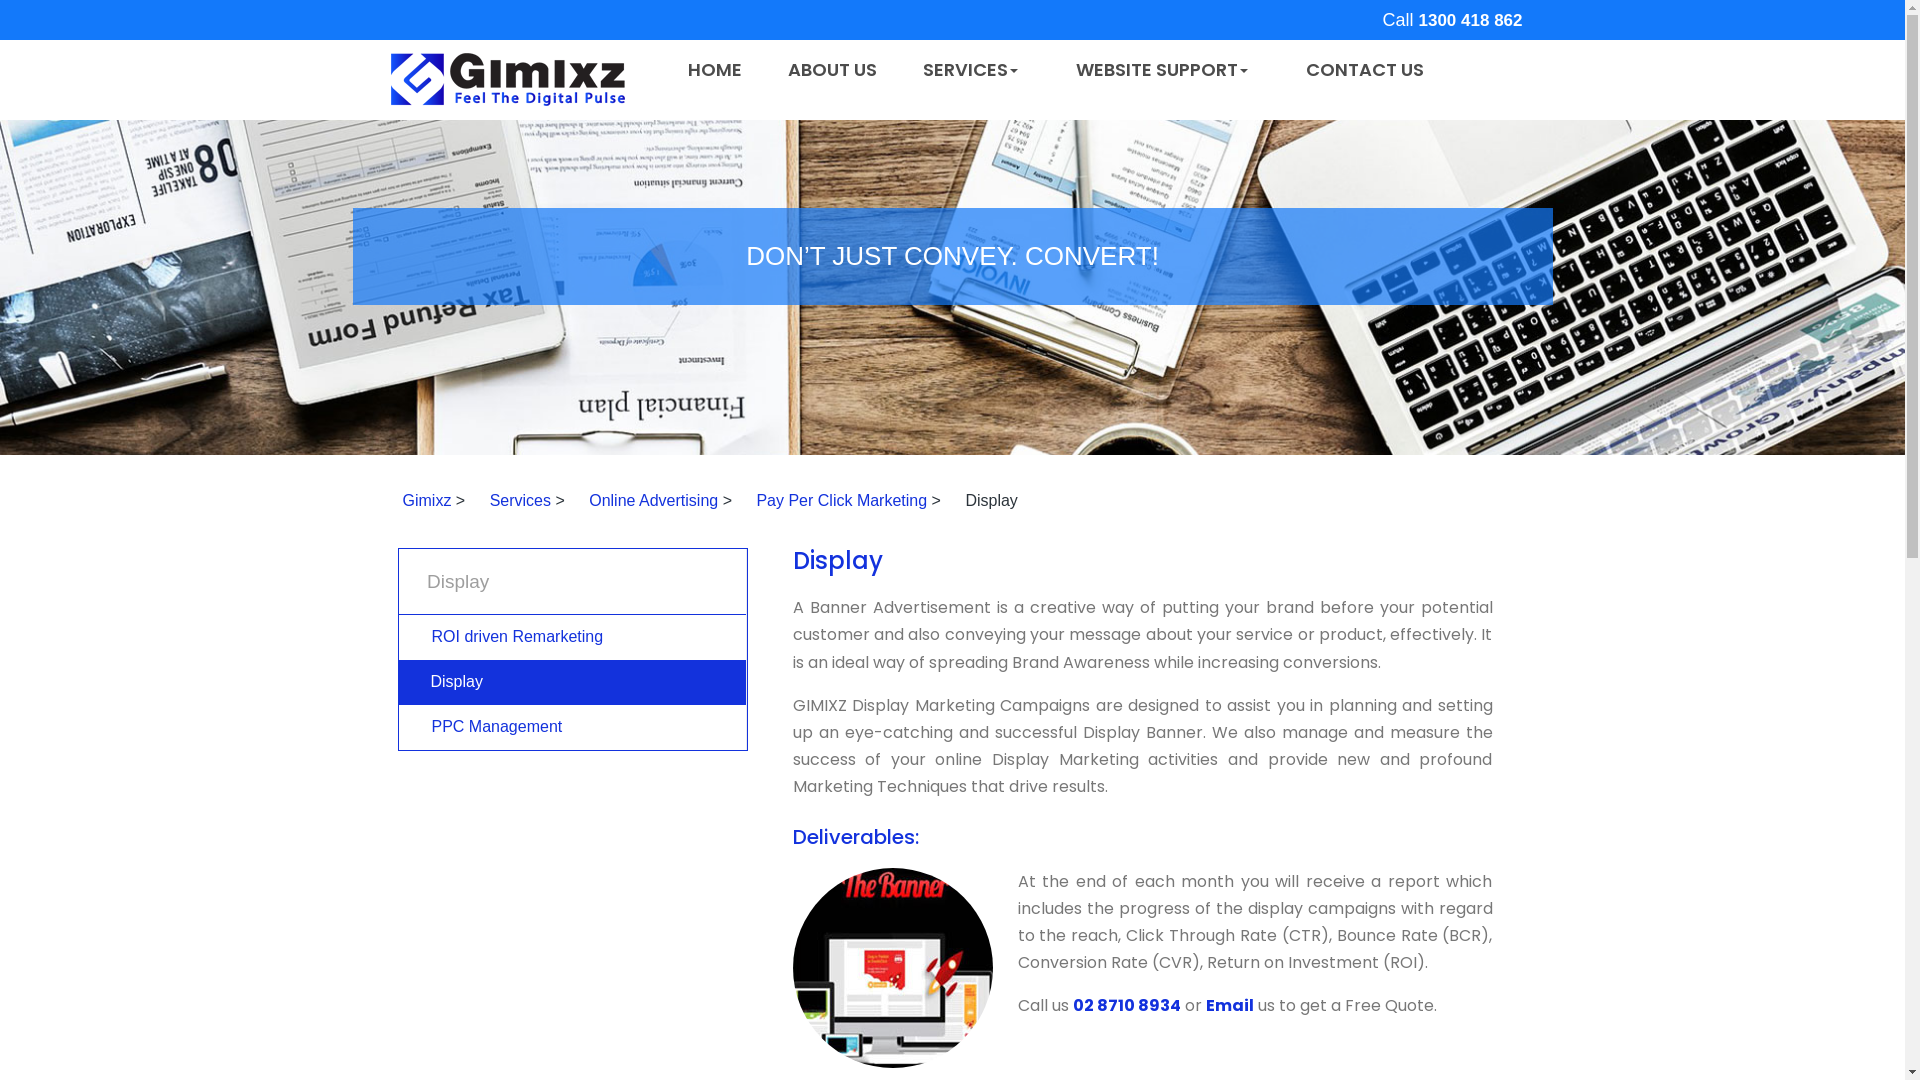 This screenshot has height=1080, width=1920. Describe the element at coordinates (672, 68) in the screenshot. I see `'HOME'` at that location.